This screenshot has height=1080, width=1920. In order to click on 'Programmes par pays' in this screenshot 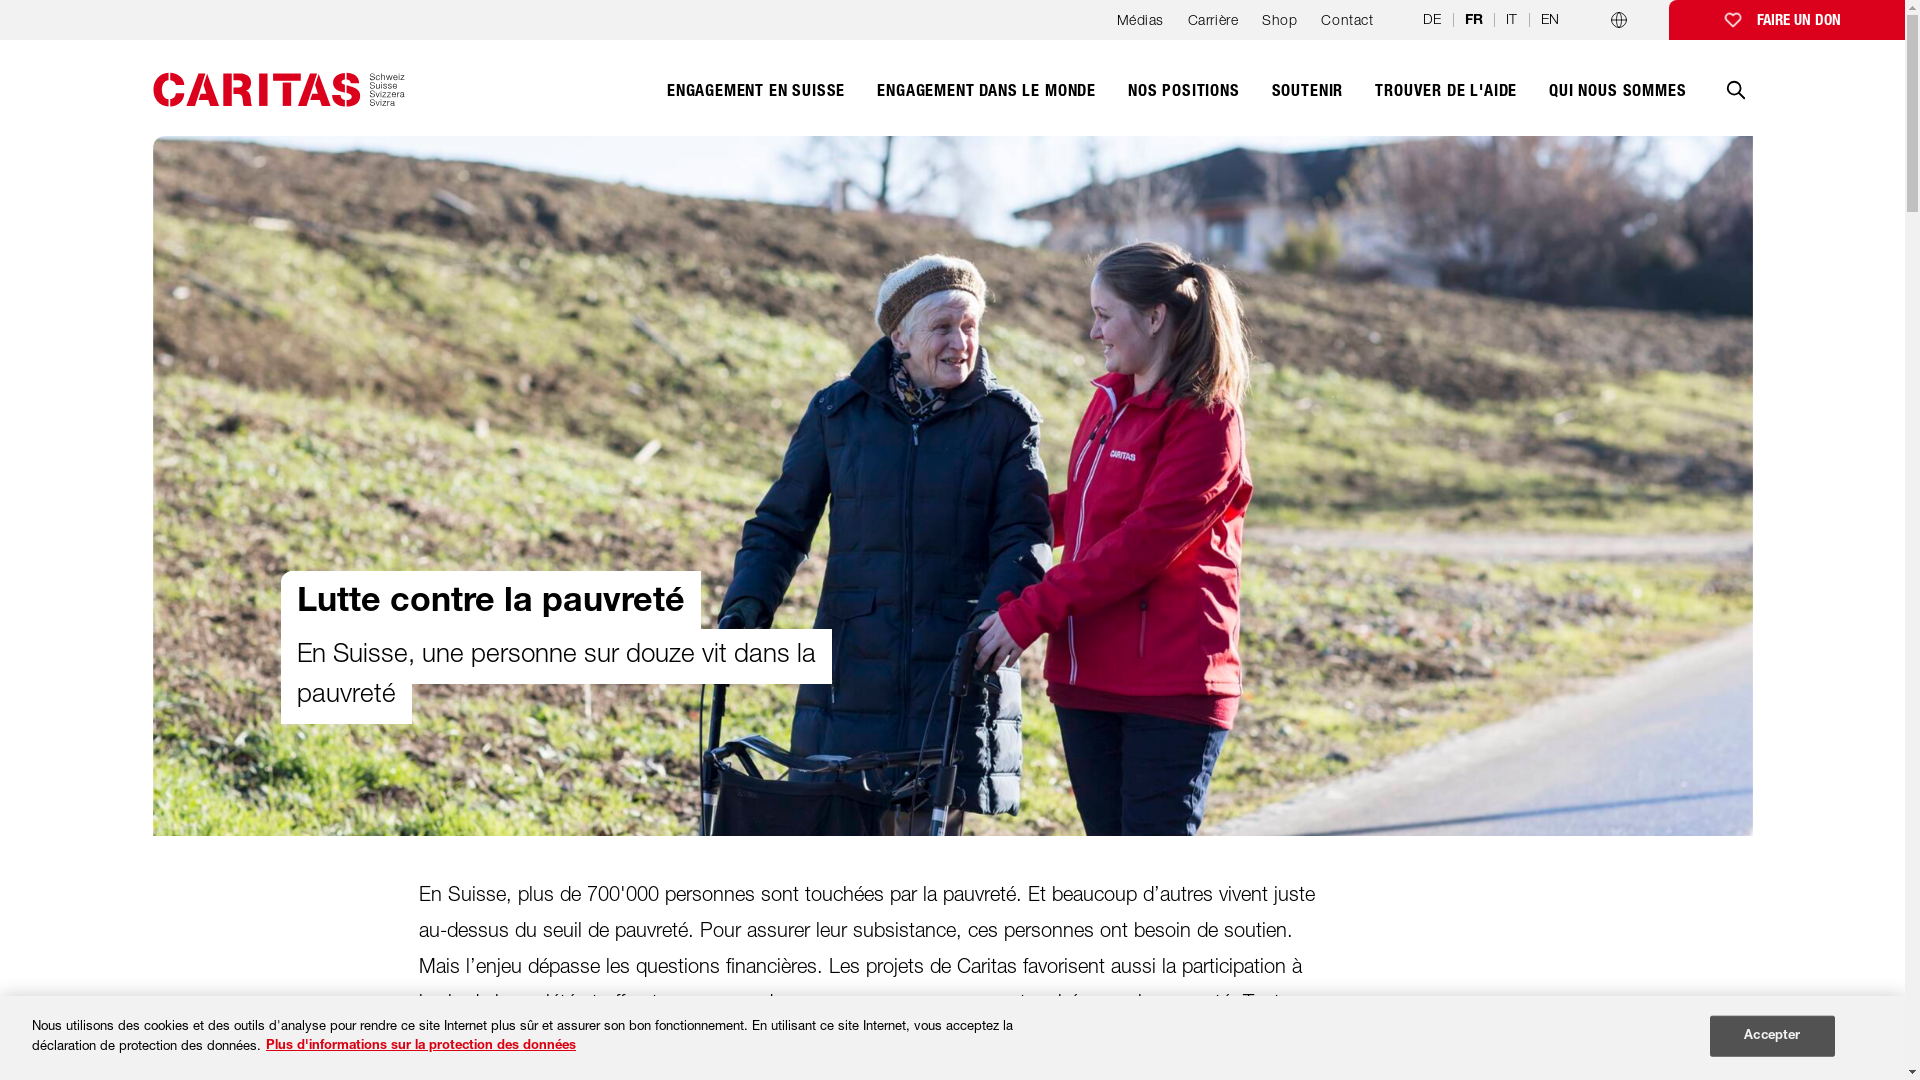, I will do `click(1618, 19)`.